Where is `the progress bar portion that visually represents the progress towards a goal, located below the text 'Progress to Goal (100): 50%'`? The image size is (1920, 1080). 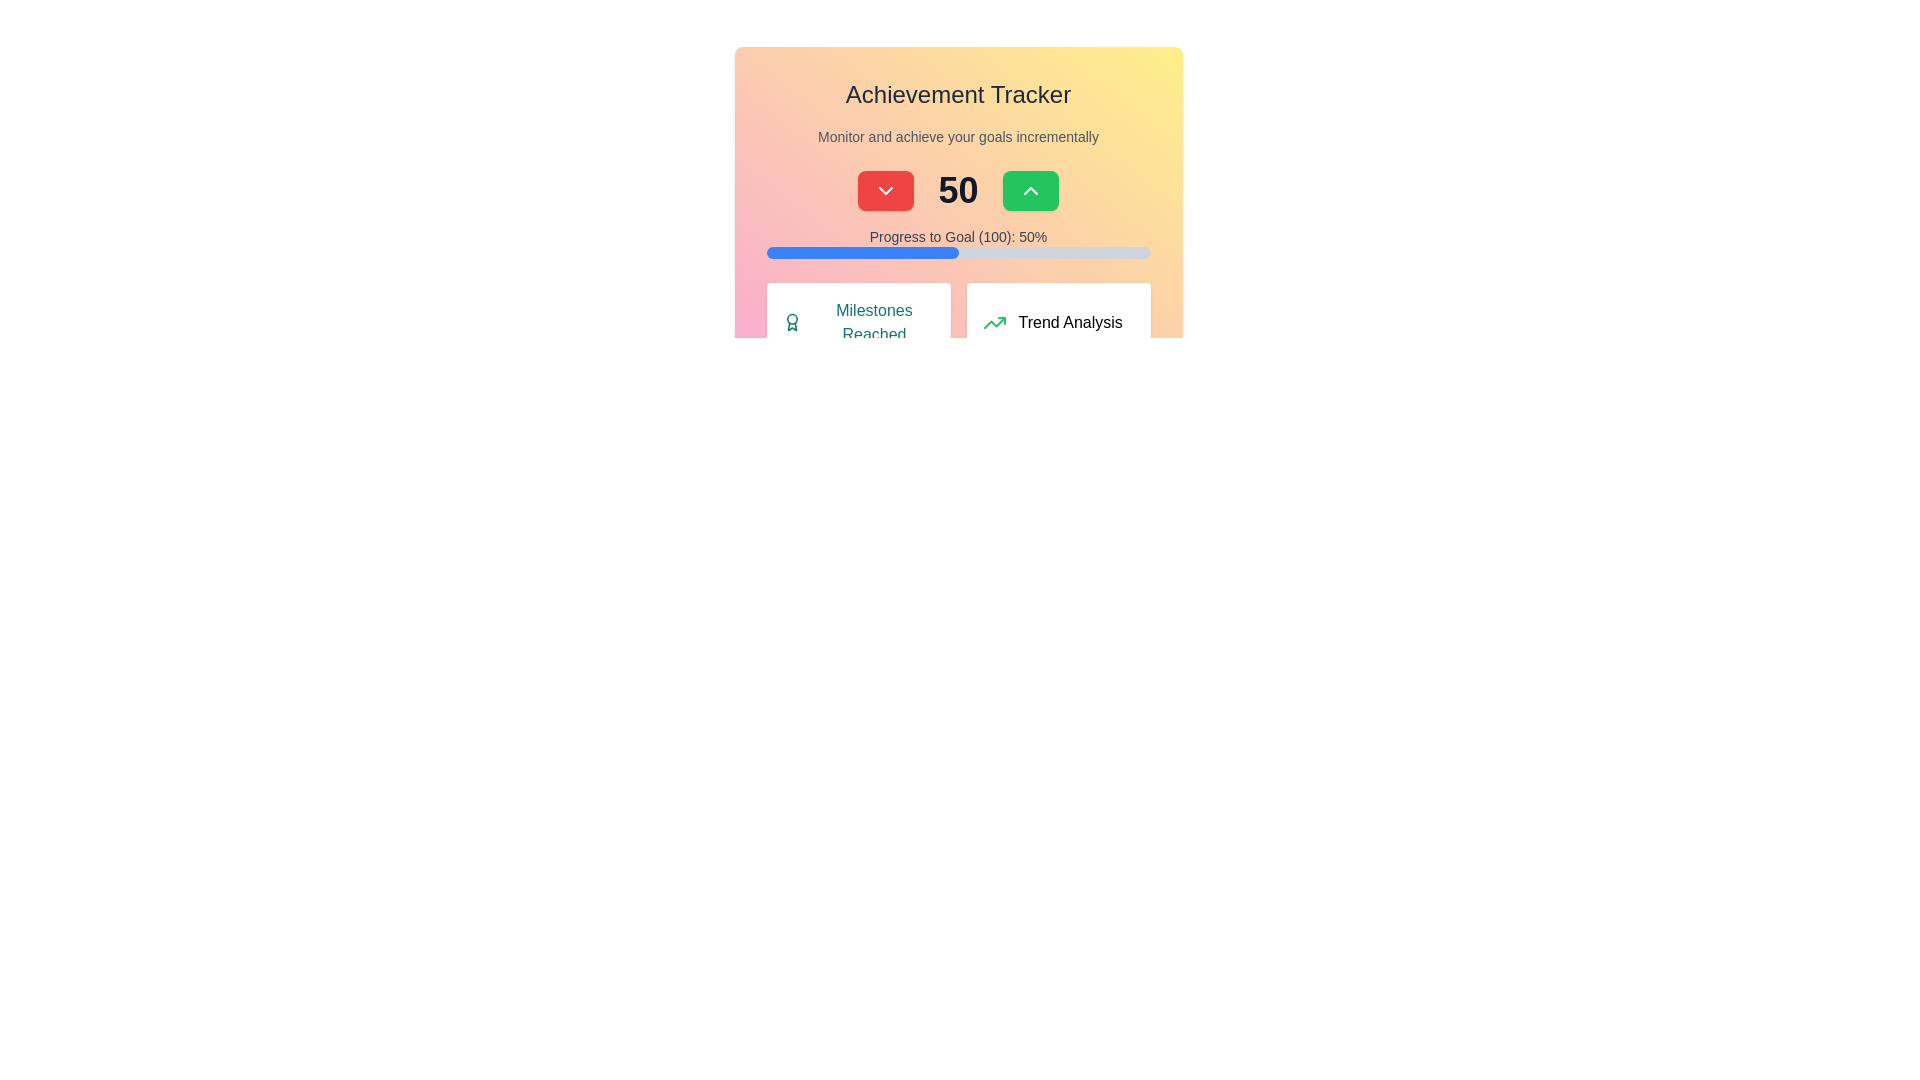 the progress bar portion that visually represents the progress towards a goal, located below the text 'Progress to Goal (100): 50%' is located at coordinates (862, 252).